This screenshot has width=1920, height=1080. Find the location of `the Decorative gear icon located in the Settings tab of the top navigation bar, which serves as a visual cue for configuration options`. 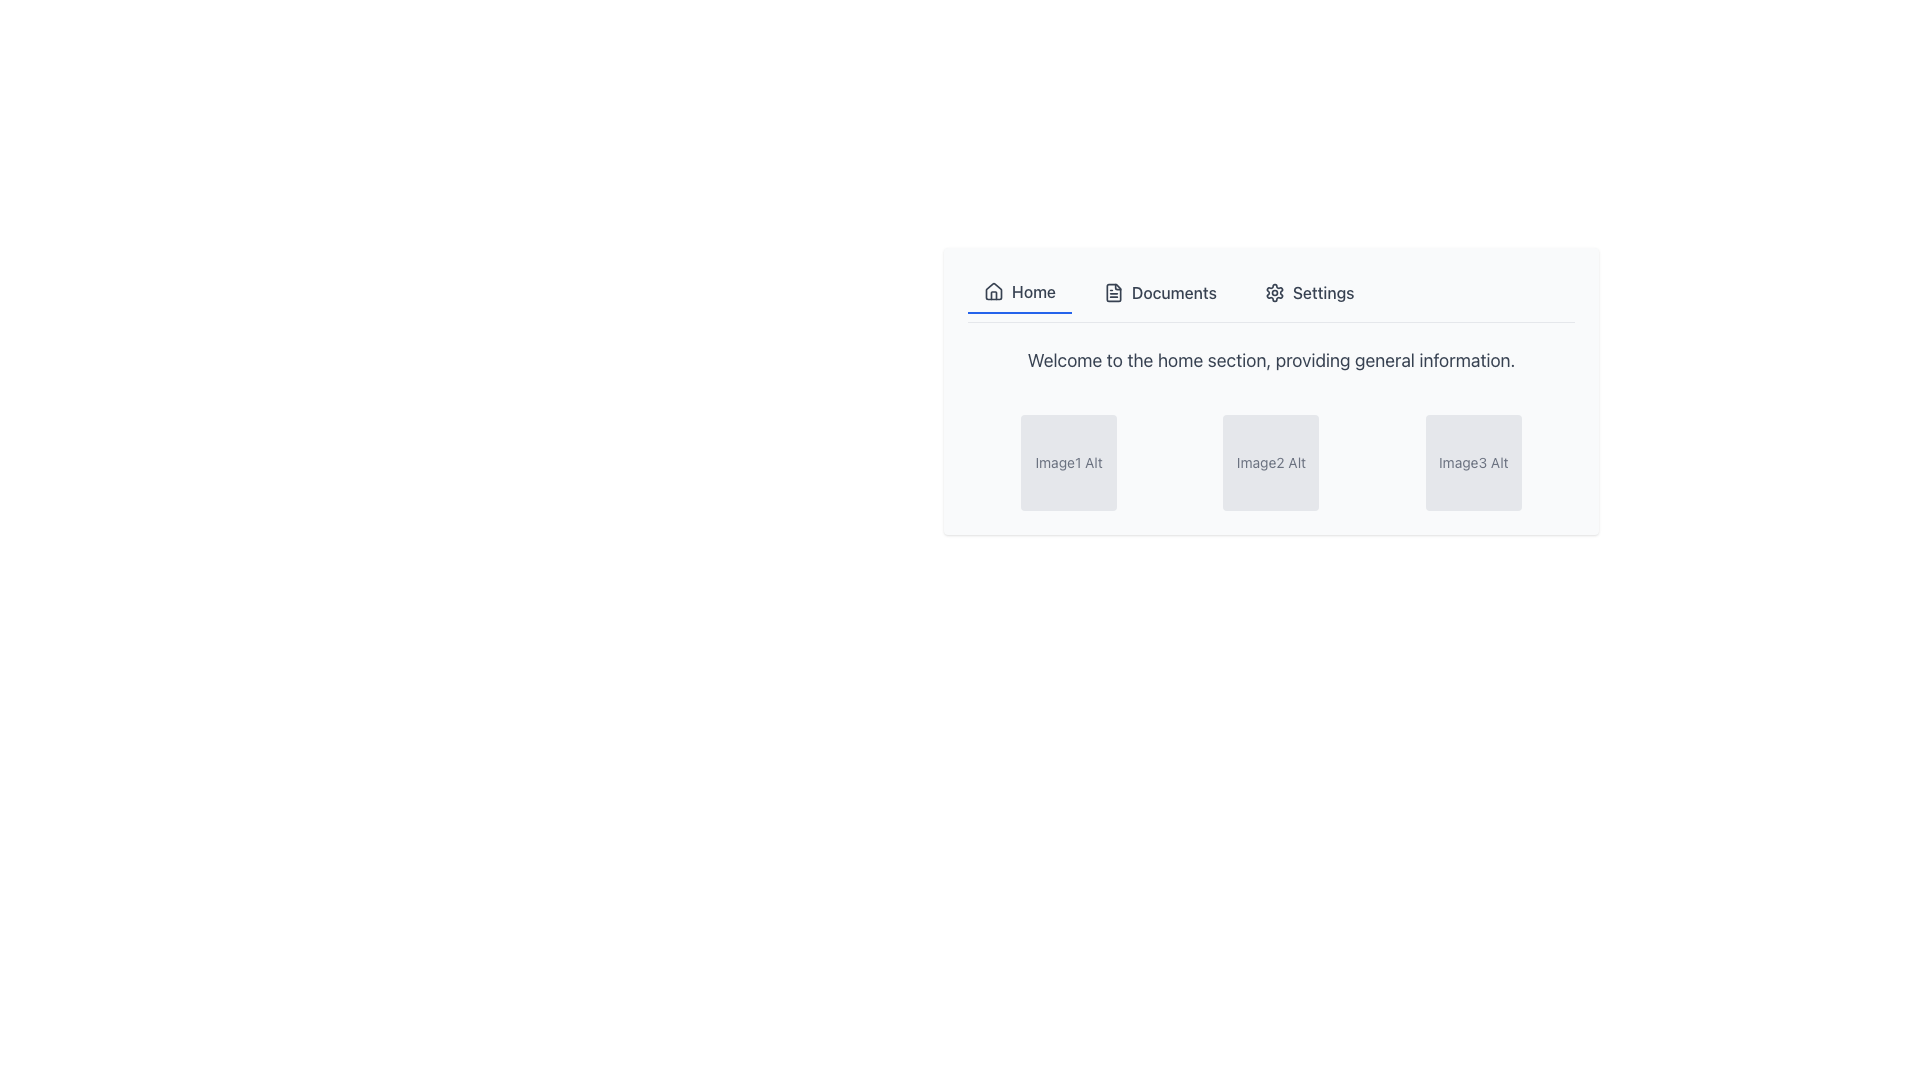

the Decorative gear icon located in the Settings tab of the top navigation bar, which serves as a visual cue for configuration options is located at coordinates (1273, 293).